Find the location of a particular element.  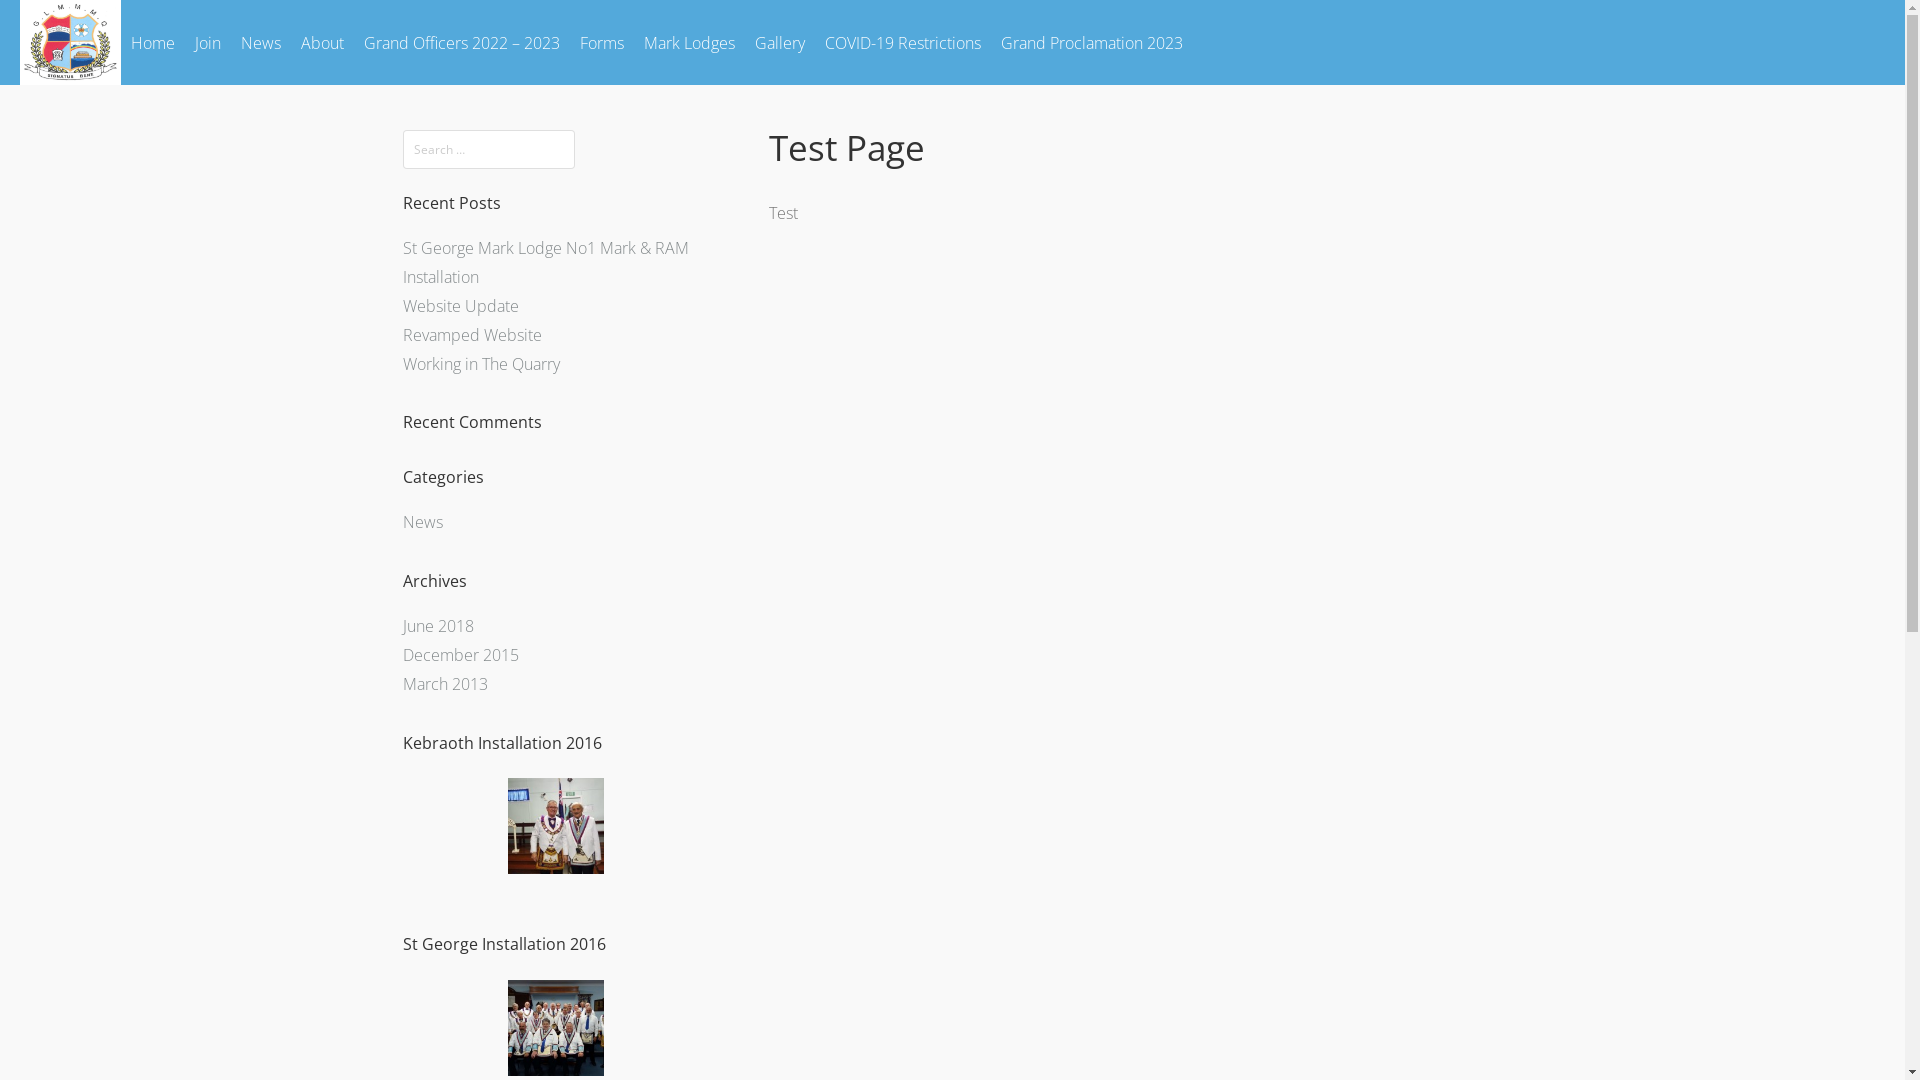

'Working in The Quarry' is located at coordinates (401, 363).